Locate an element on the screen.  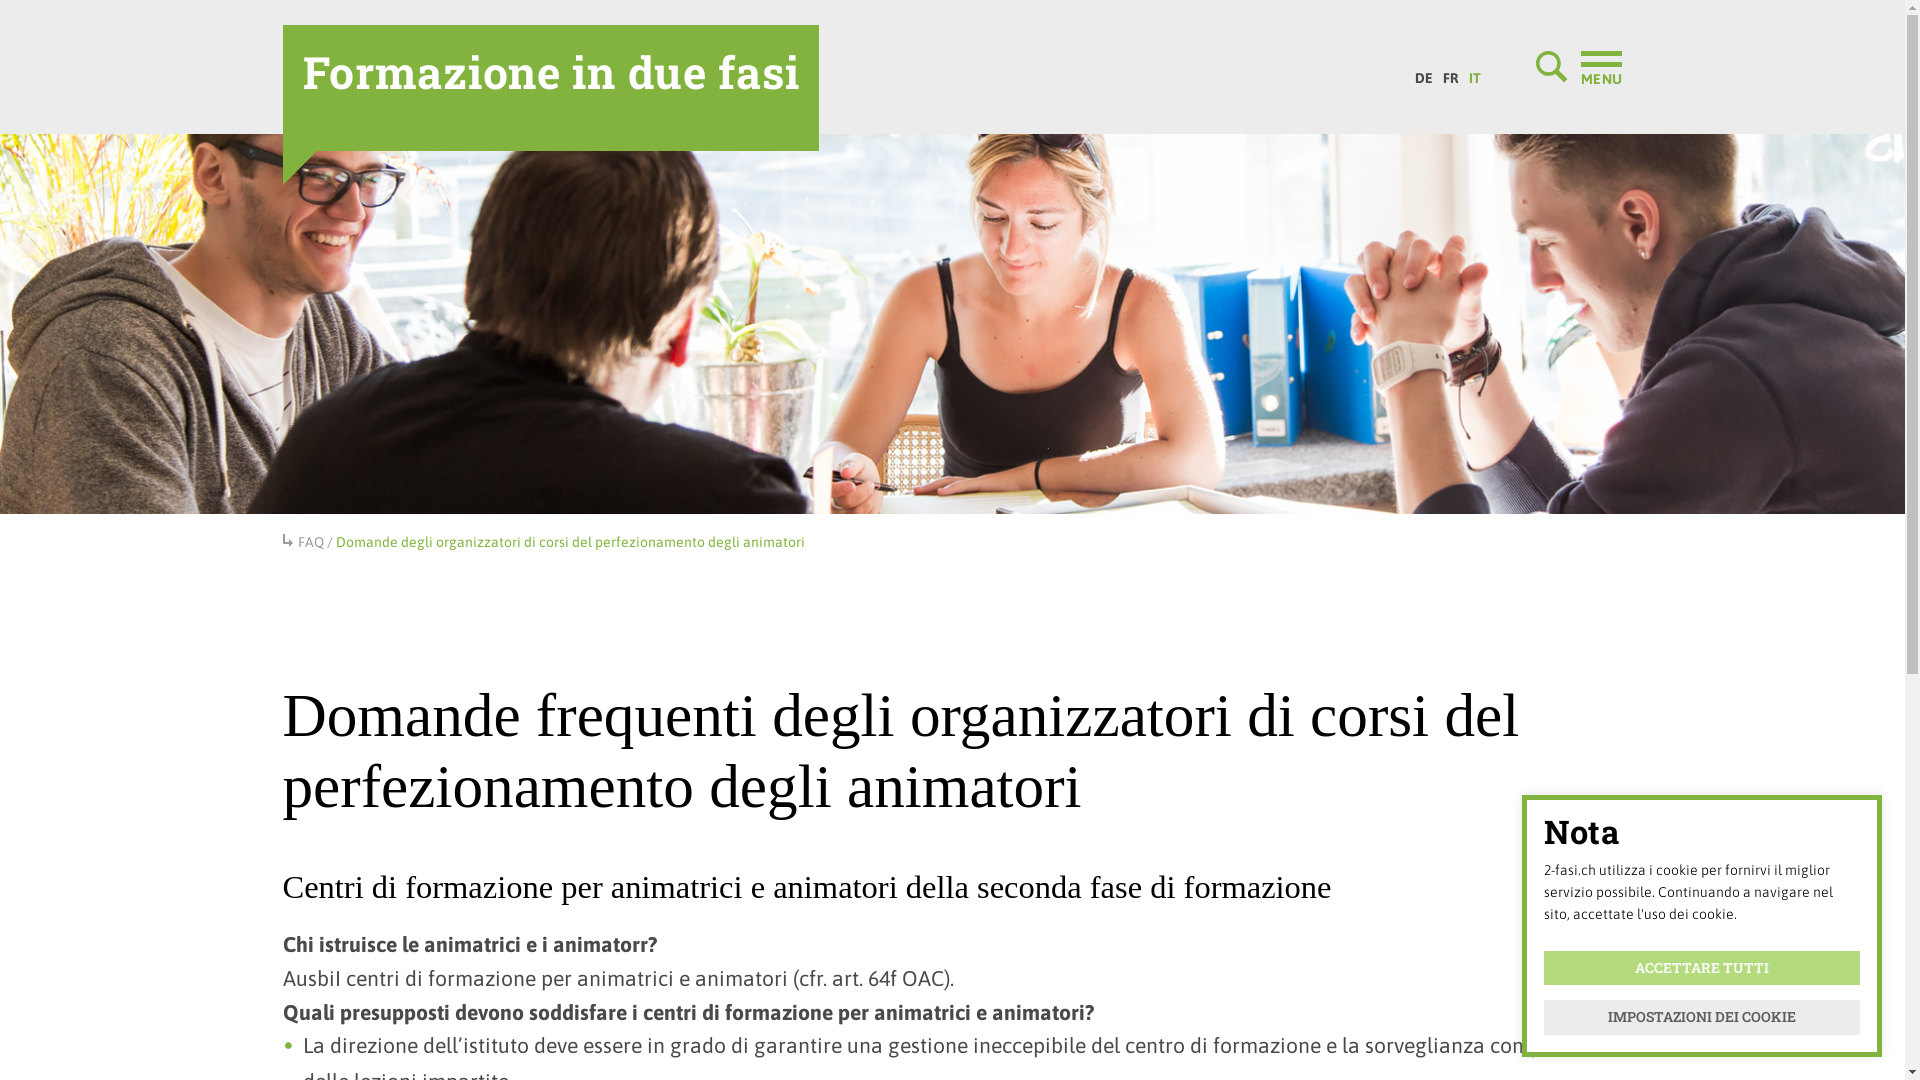
'IT' is located at coordinates (1474, 72).